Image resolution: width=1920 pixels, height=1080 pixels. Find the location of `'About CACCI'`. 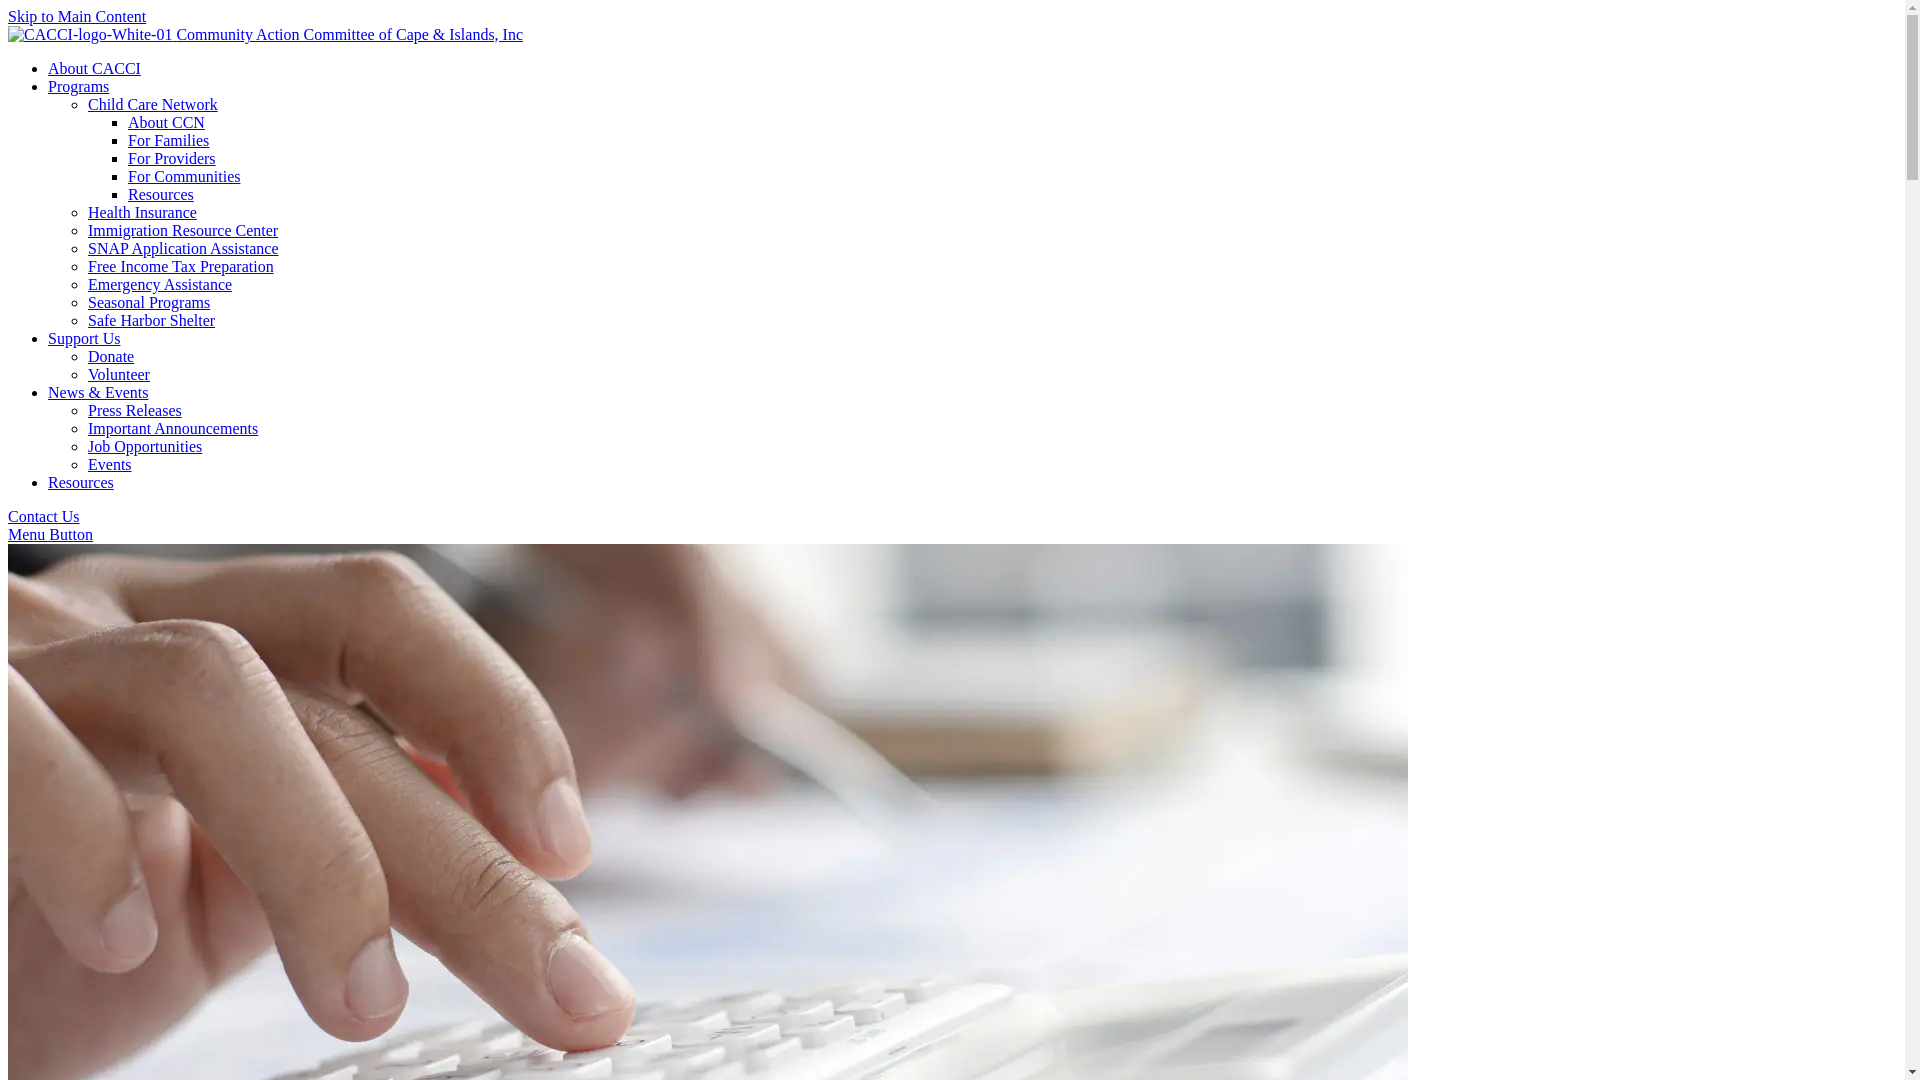

'About CACCI' is located at coordinates (48, 67).